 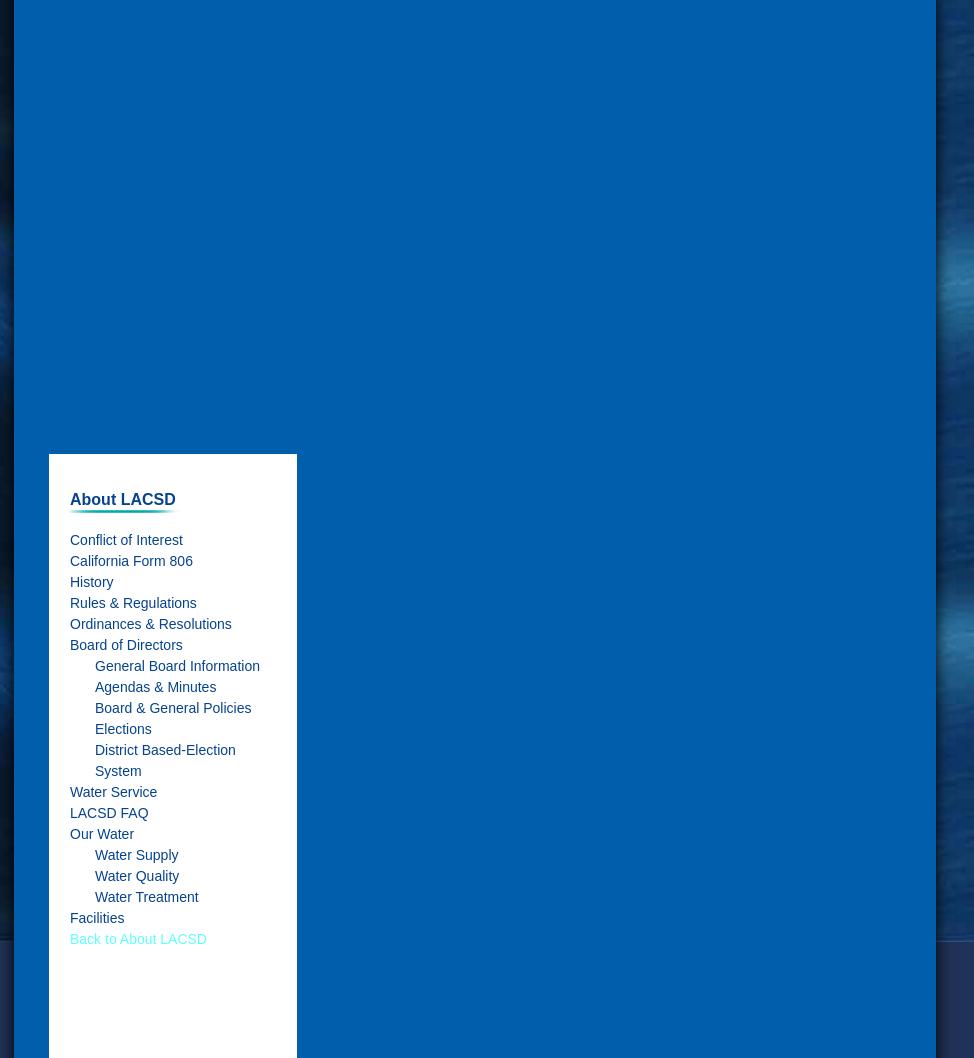 What do you see at coordinates (100, 831) in the screenshot?
I see `'Our Water'` at bounding box center [100, 831].